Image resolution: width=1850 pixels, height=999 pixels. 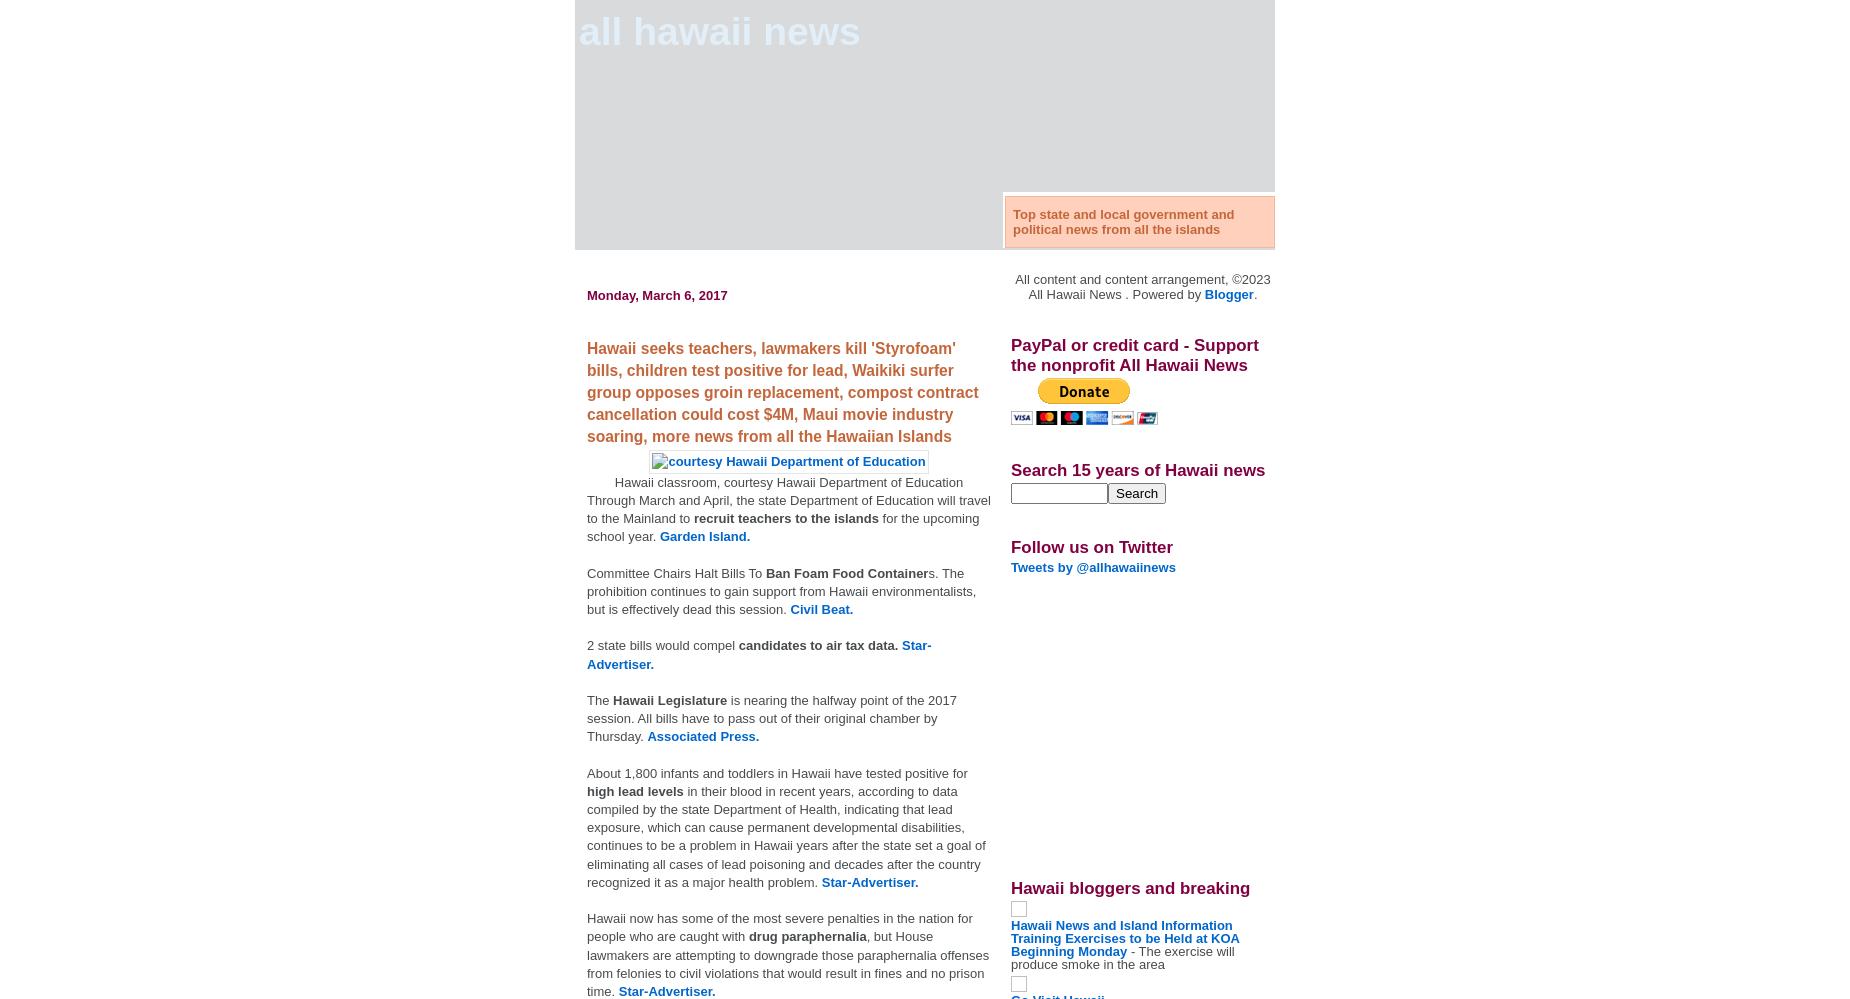 What do you see at coordinates (587, 927) in the screenshot?
I see `'Hawaii now has some of the most severe penalties in the nation for people who are caught with'` at bounding box center [587, 927].